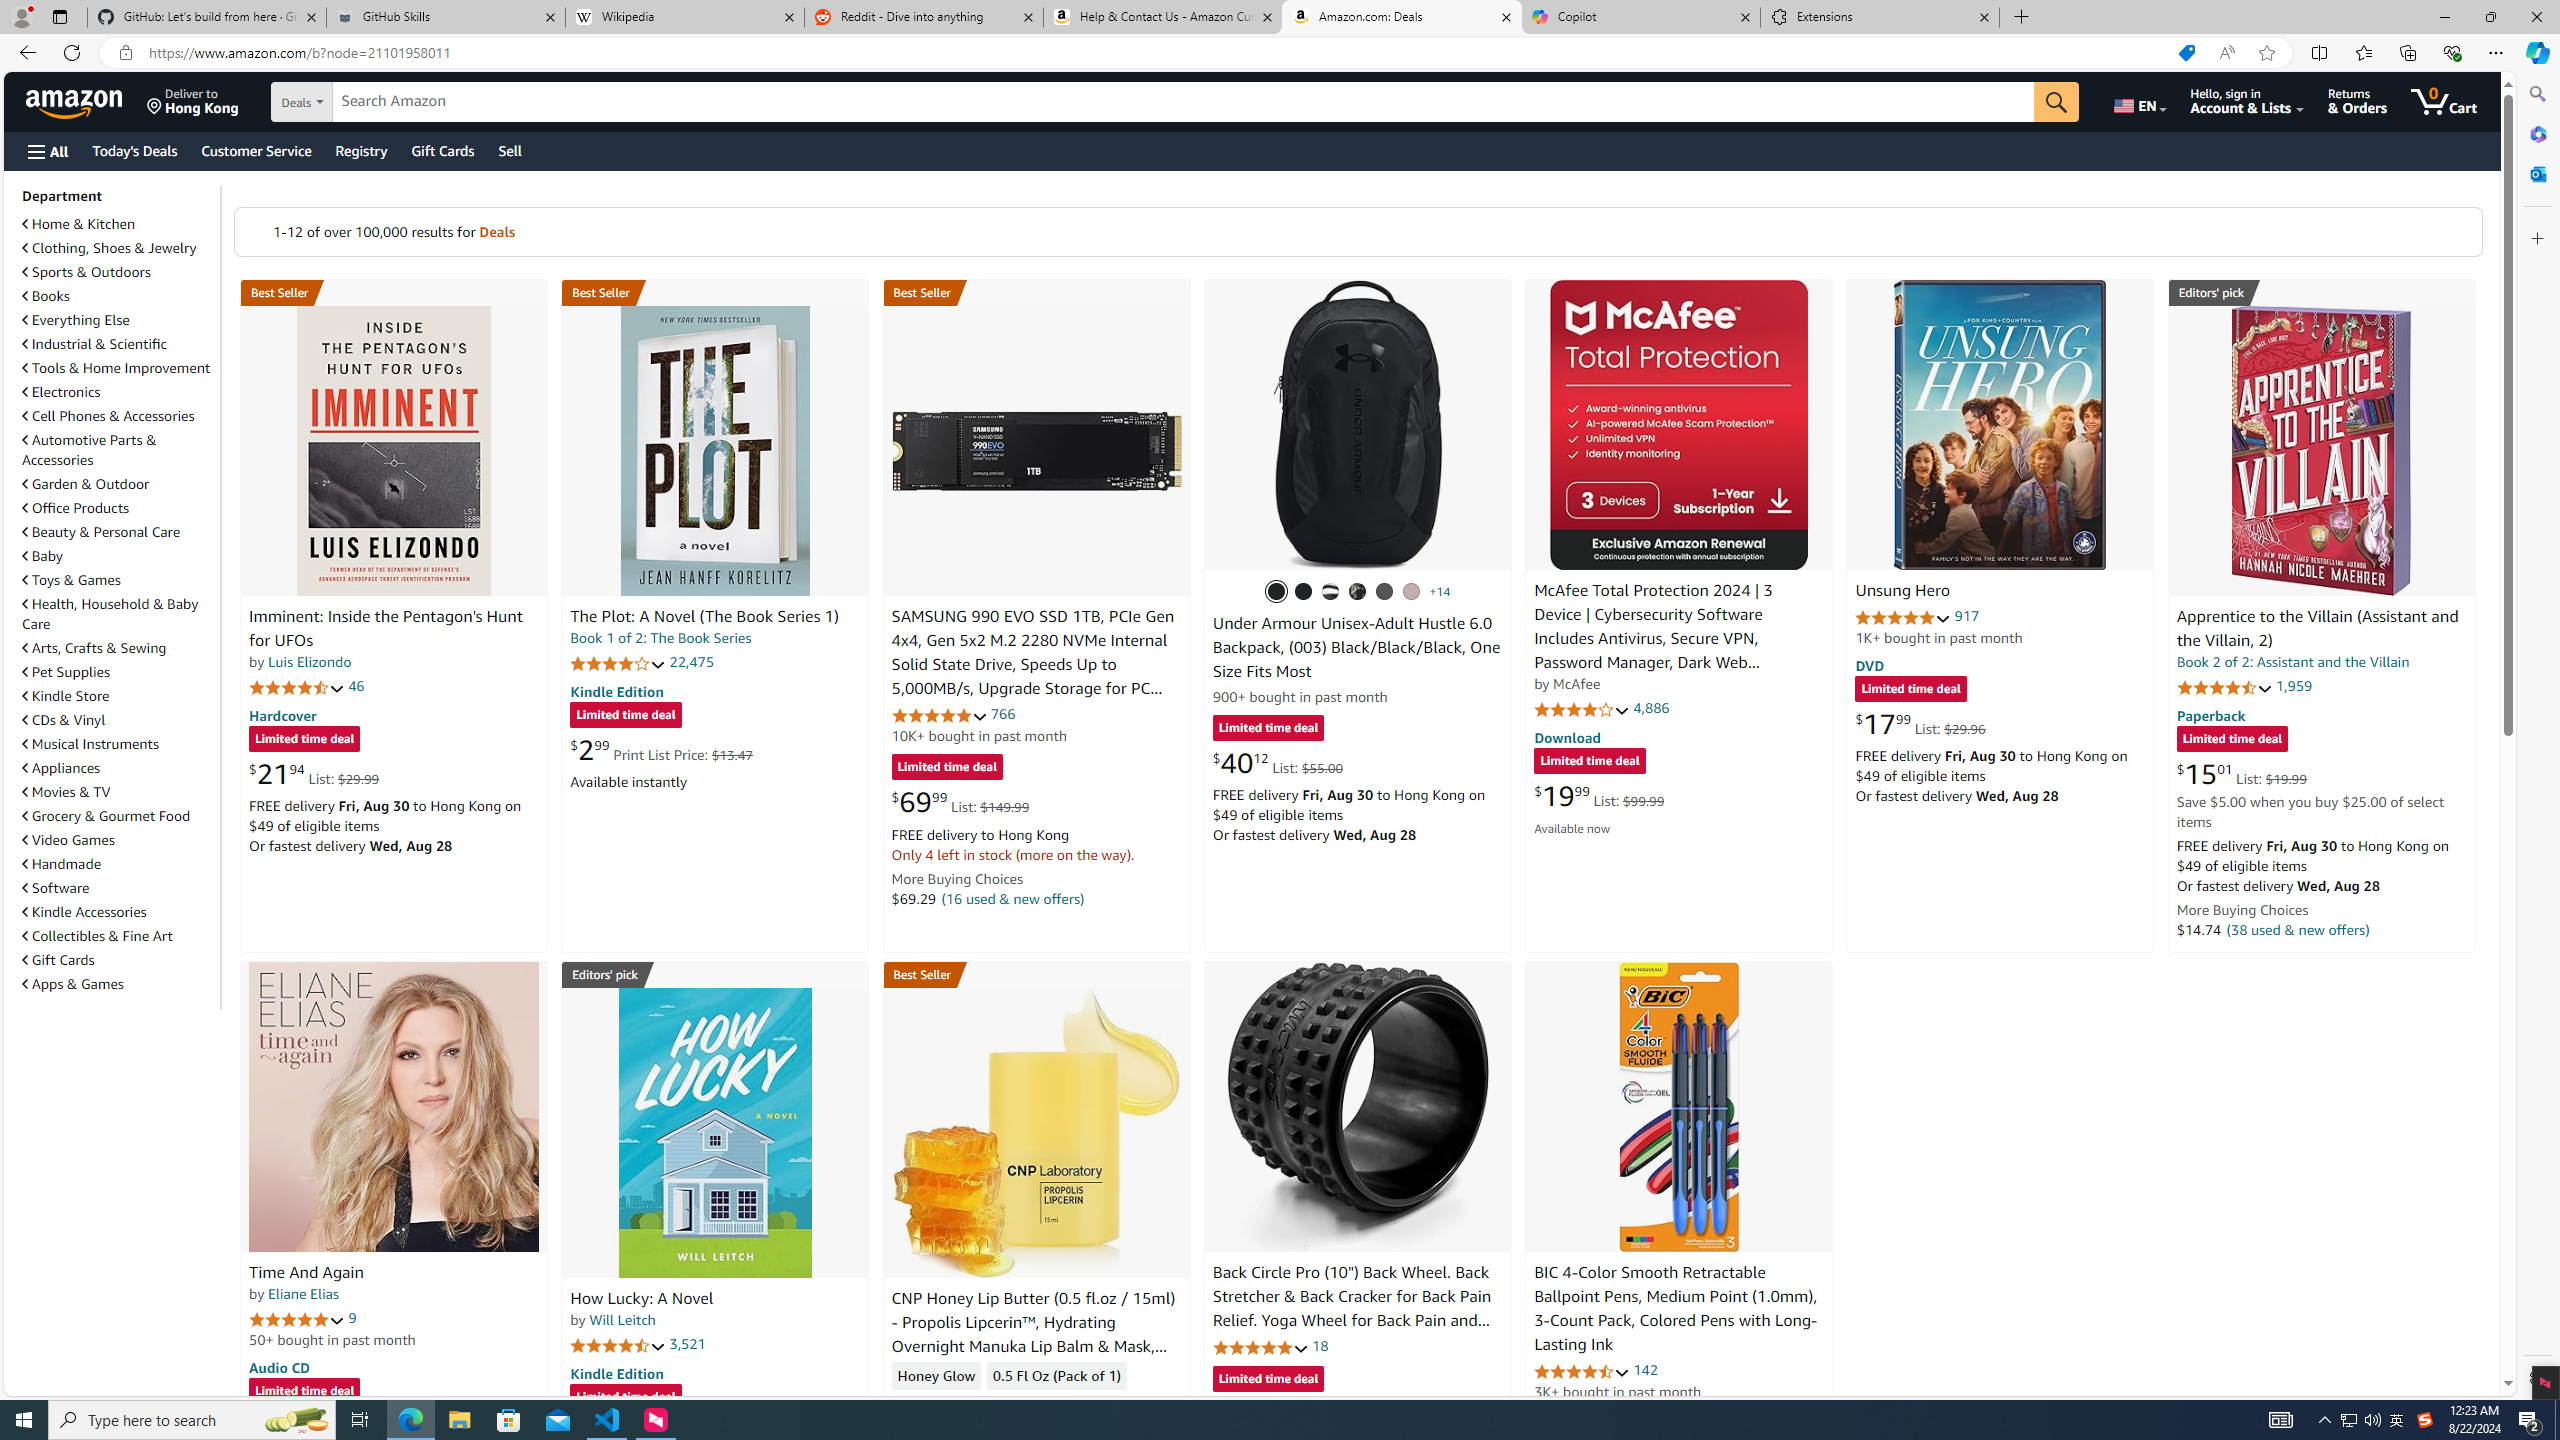  What do you see at coordinates (118, 863) in the screenshot?
I see `'Handmade'` at bounding box center [118, 863].